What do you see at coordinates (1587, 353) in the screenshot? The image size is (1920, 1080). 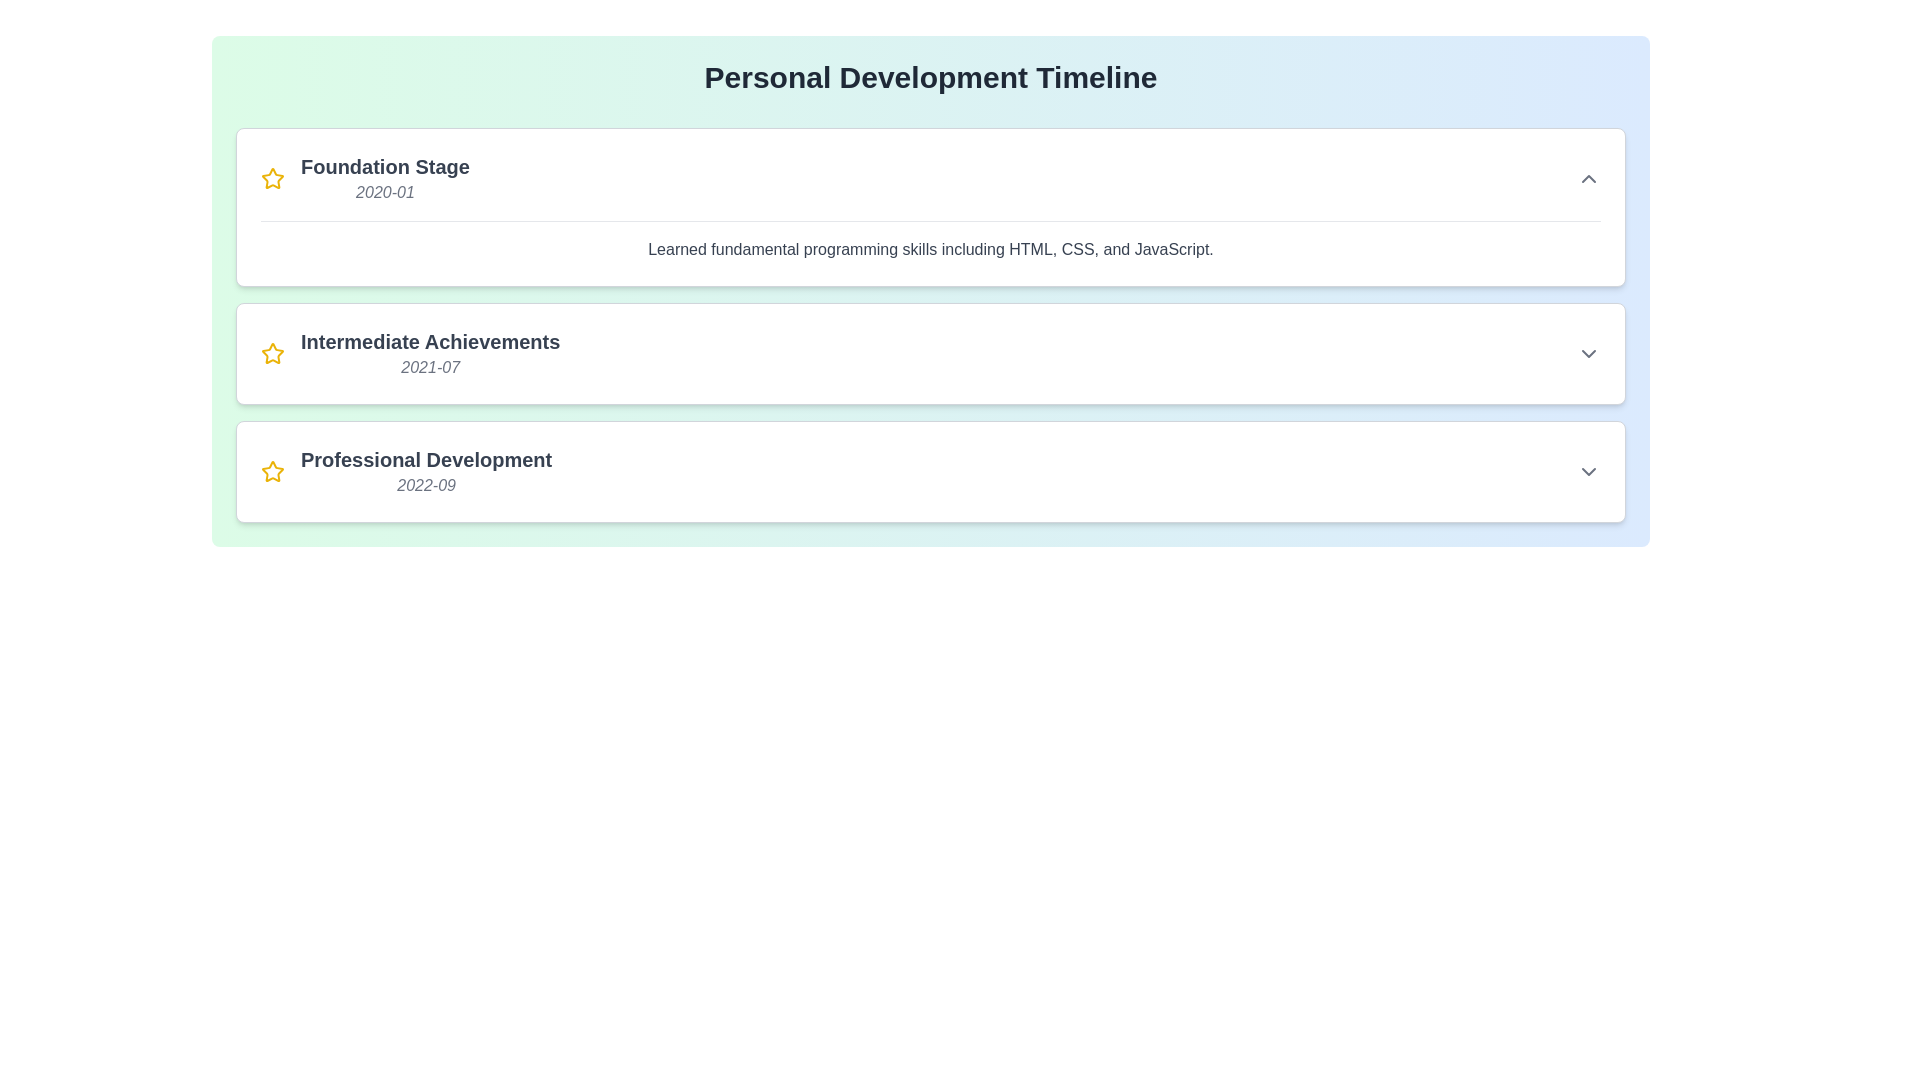 I see `the downward-facing chevron icon styled with rounded stroke edges and gray color, located next to 'Intermediate Achievements'` at bounding box center [1587, 353].